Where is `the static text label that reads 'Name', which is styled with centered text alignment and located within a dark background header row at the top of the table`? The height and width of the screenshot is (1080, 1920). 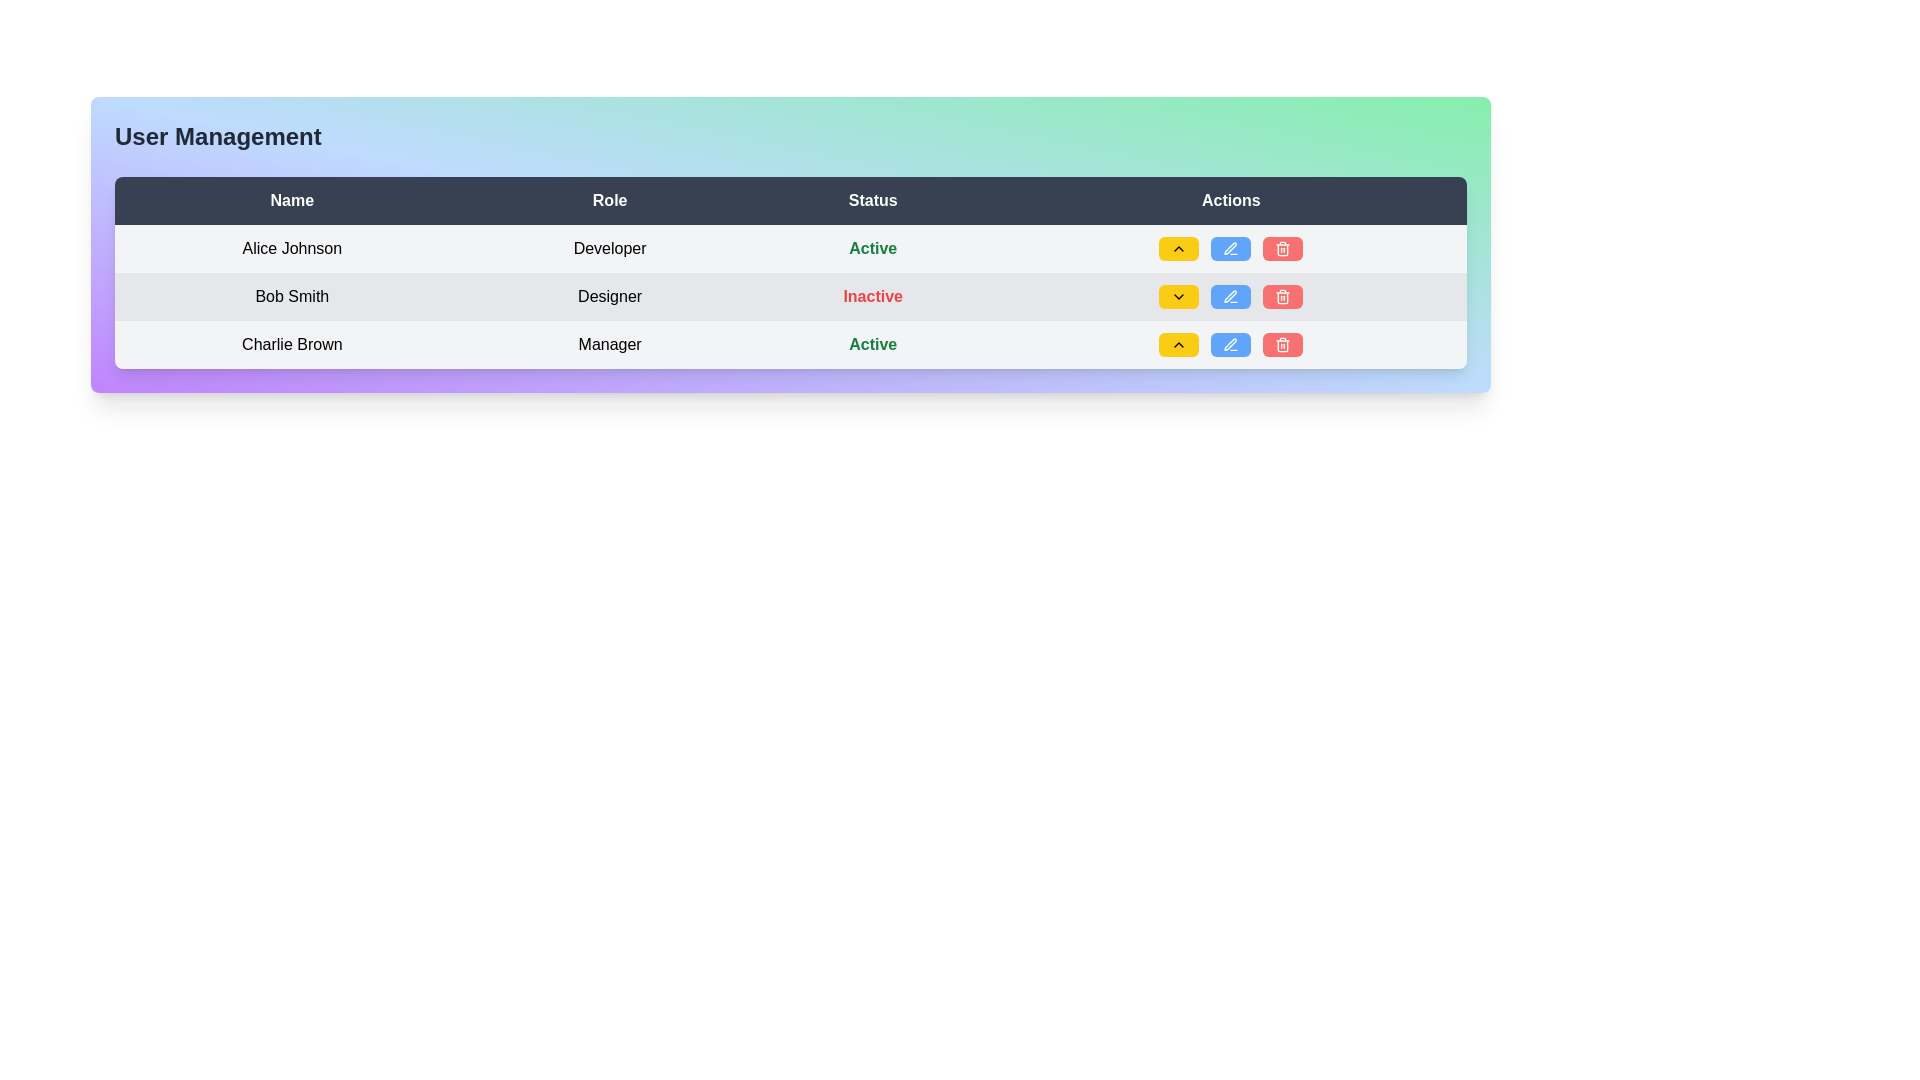
the static text label that reads 'Name', which is styled with centered text alignment and located within a dark background header row at the top of the table is located at coordinates (291, 200).